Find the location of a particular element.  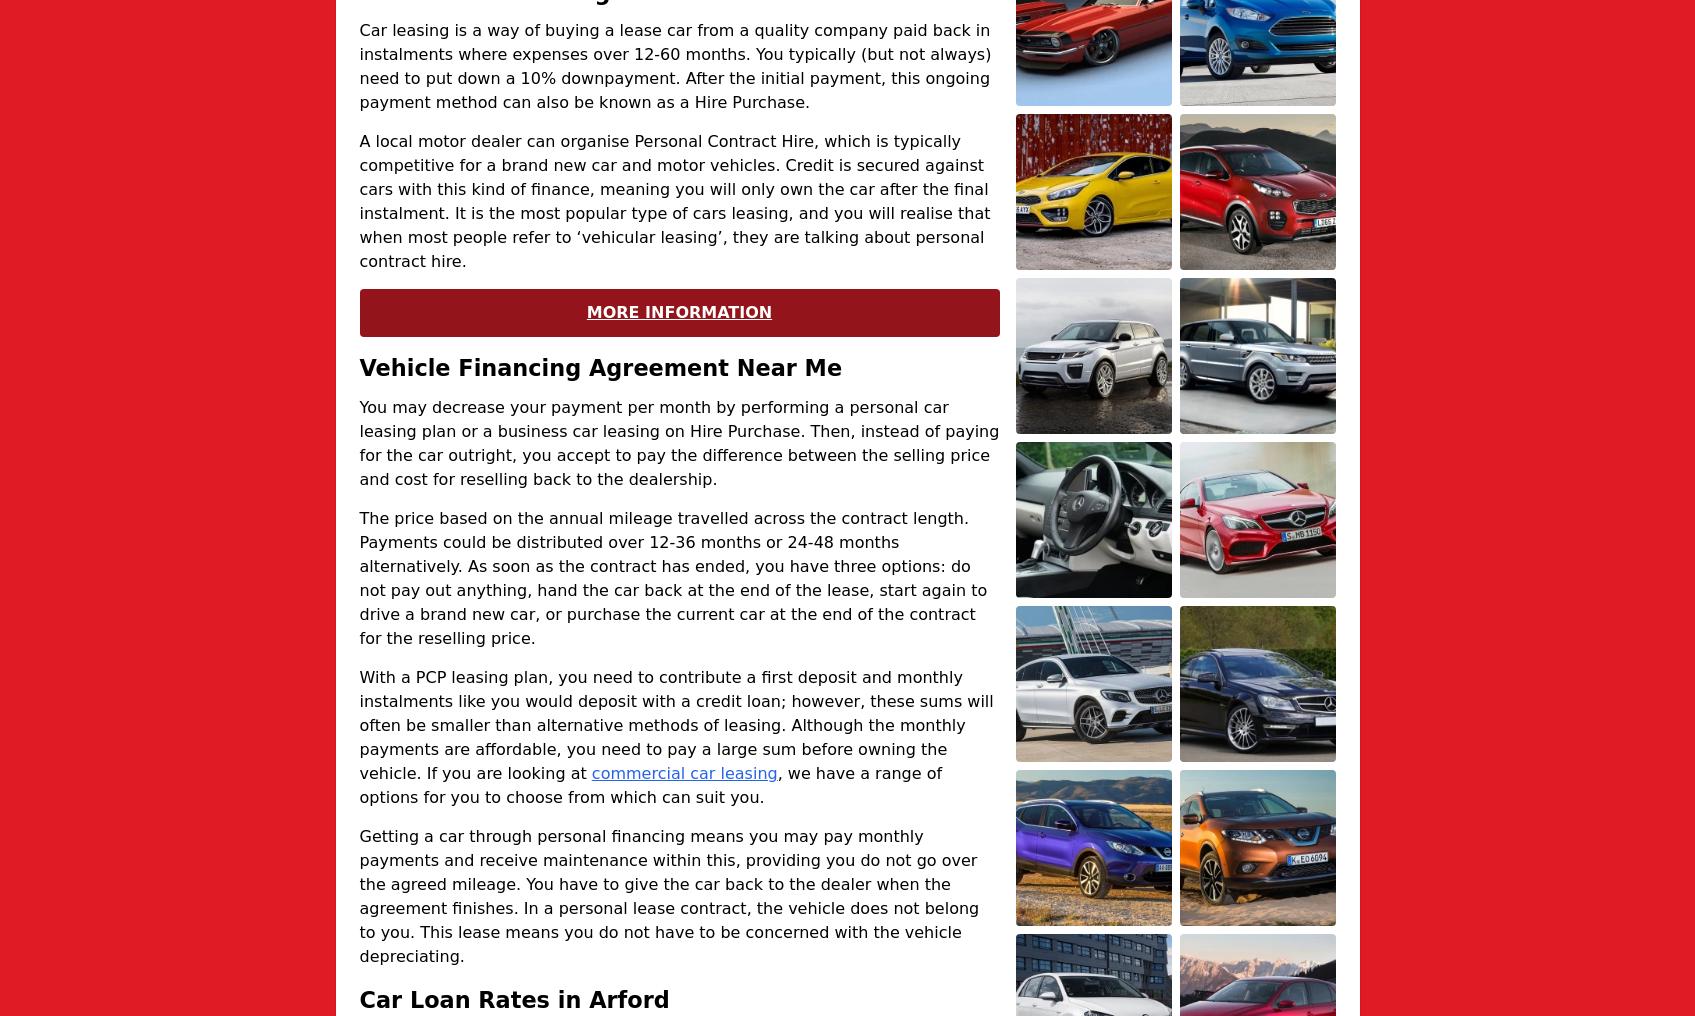

'Car leasing is a way of buying a lease car from a quality company paid back in instalments where expenses over 12-60 months. You typically (but not always) need to put down a 10% downpayment. After the initial payment, this ongoing payment method can also be known as a Hire Purchase.' is located at coordinates (358, 66).